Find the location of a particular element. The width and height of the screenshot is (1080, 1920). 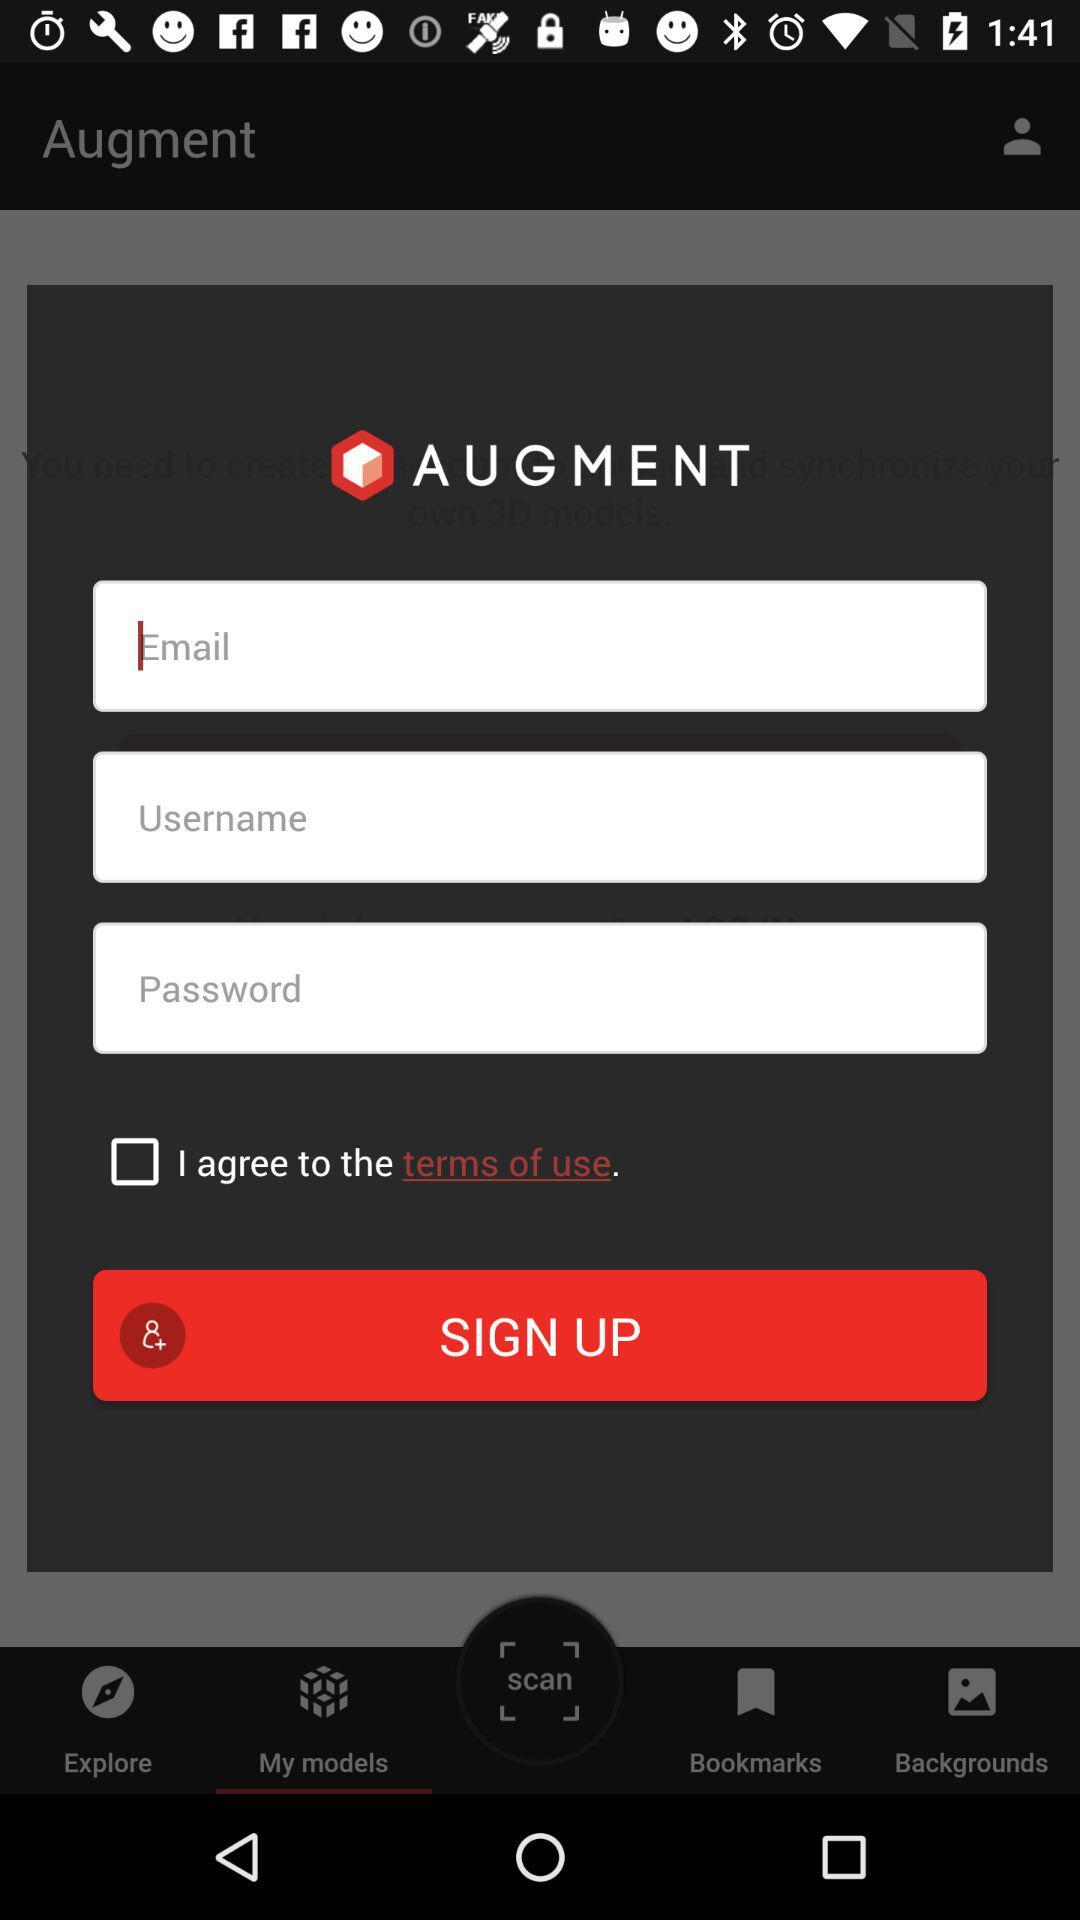

username is located at coordinates (540, 817).